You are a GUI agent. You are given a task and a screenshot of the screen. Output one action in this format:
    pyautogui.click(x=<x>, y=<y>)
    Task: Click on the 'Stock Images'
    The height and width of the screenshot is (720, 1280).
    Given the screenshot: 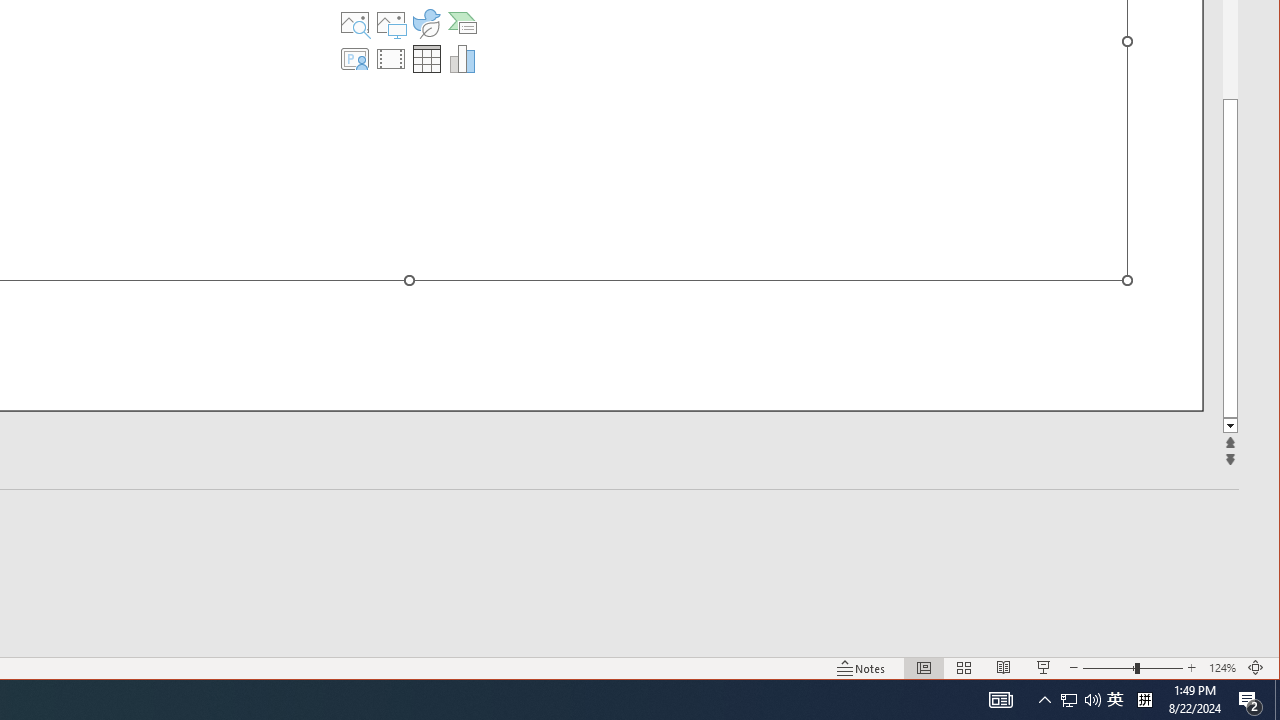 What is the action you would take?
    pyautogui.click(x=355, y=23)
    